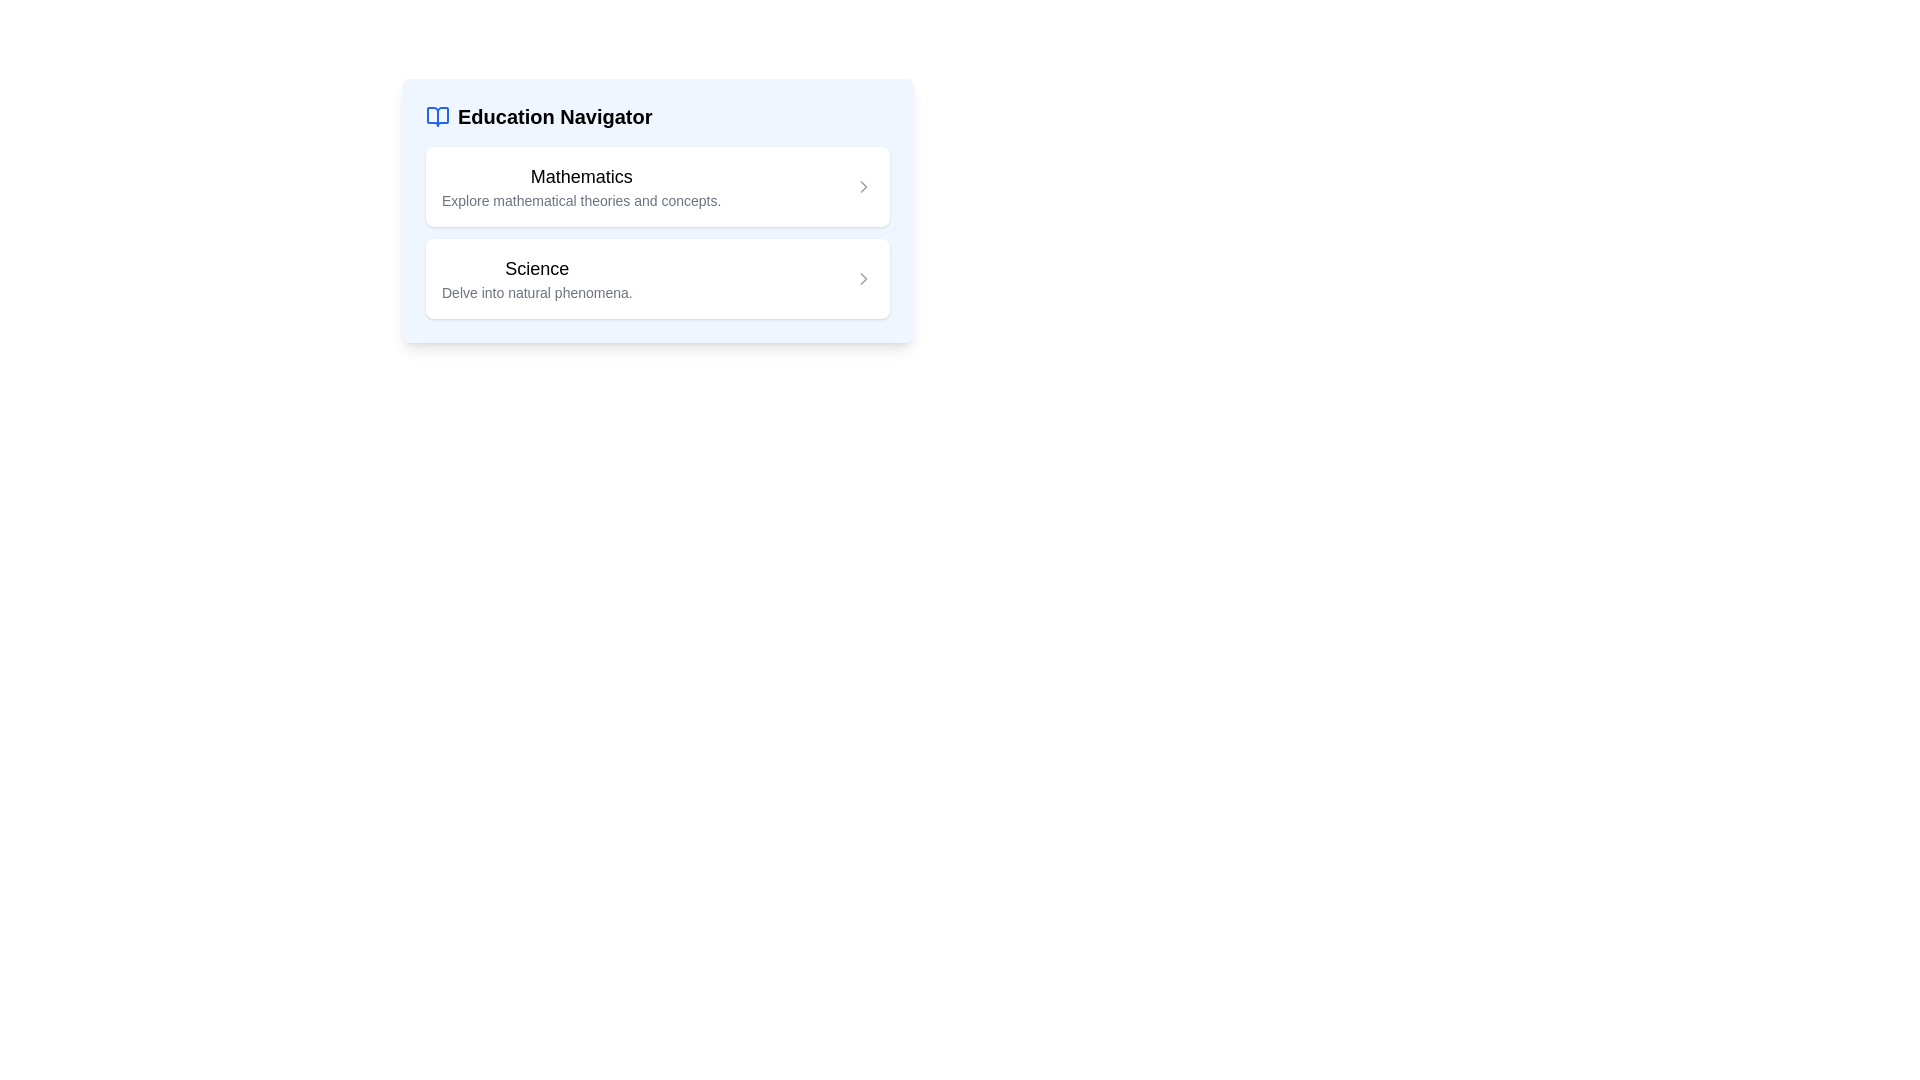 This screenshot has width=1920, height=1080. What do you see at coordinates (537, 268) in the screenshot?
I see `the Science section header text label that indicates the subject for navigation, positioned above the descriptive text 'Delve into natural phenomena.'` at bounding box center [537, 268].